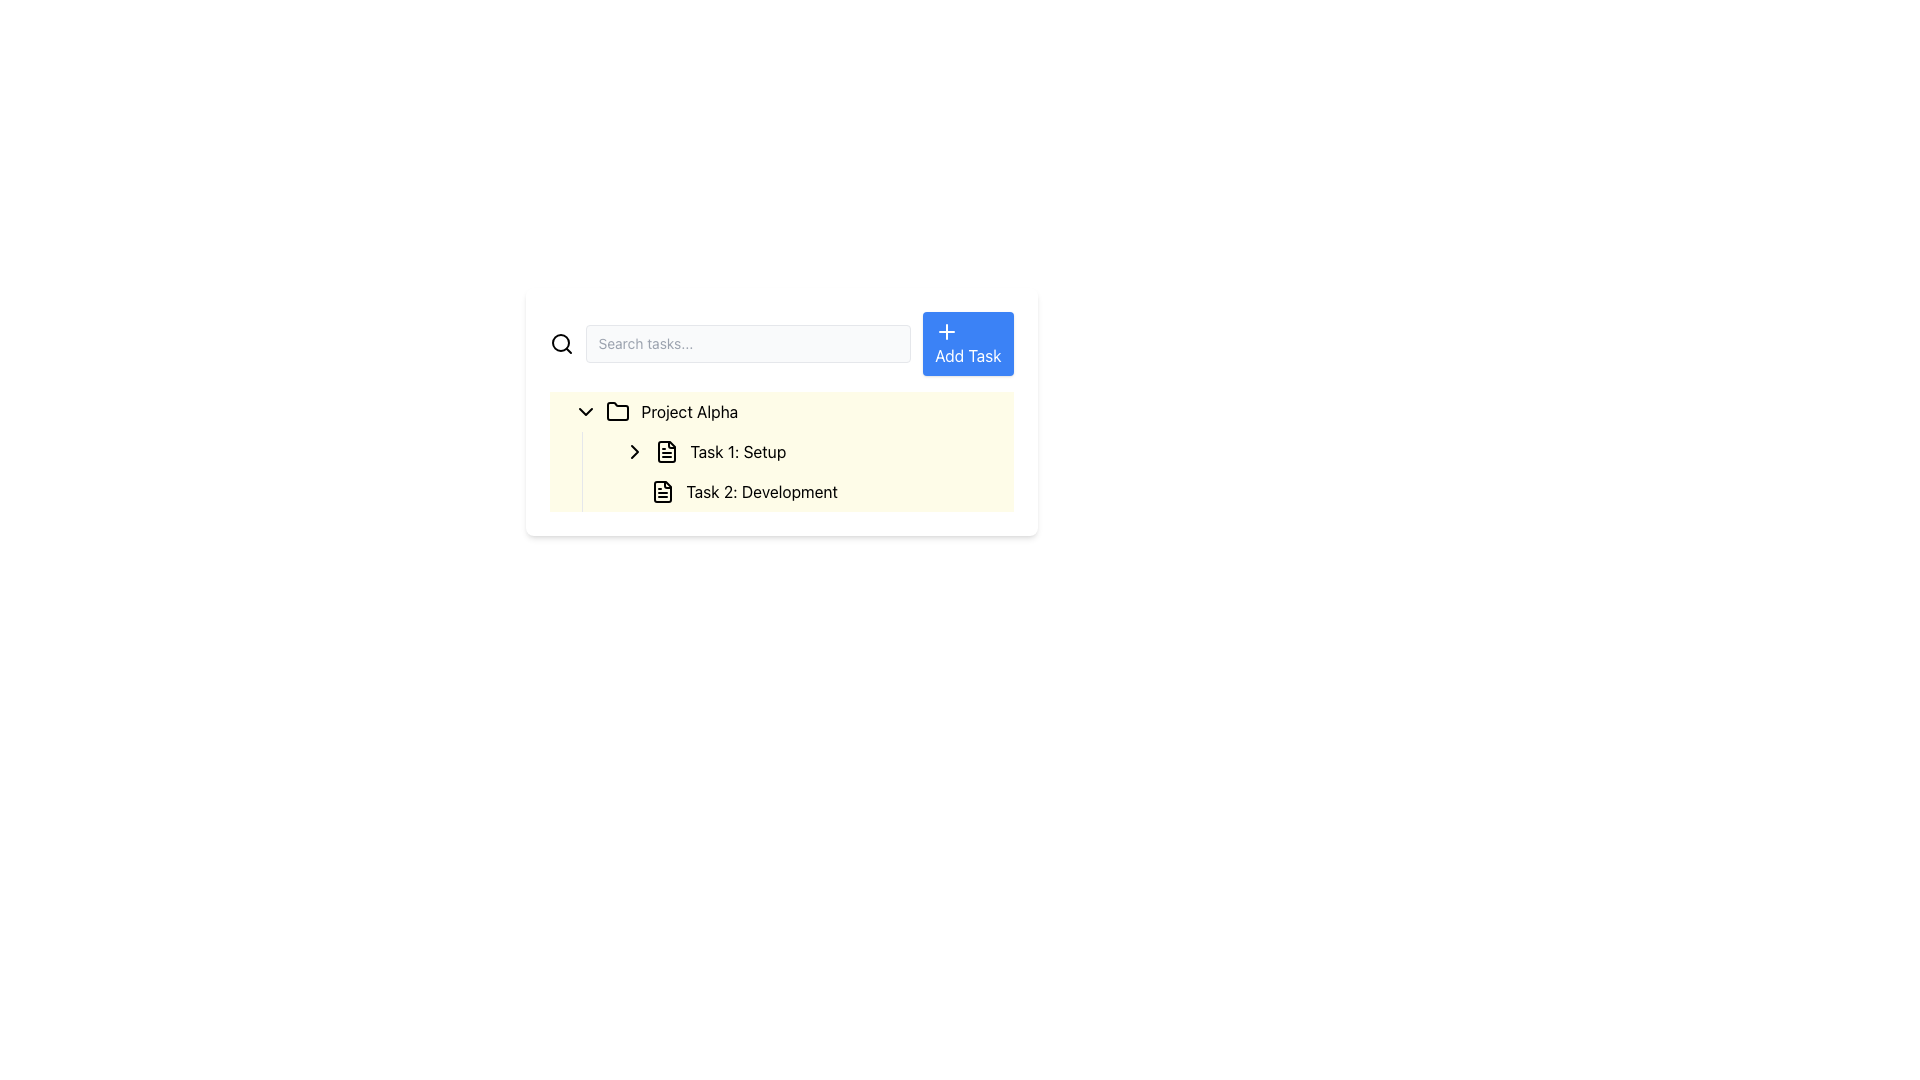 This screenshot has width=1920, height=1080. I want to click on the expand/collapse button in the header row labeled 'Project Alpha', so click(584, 411).